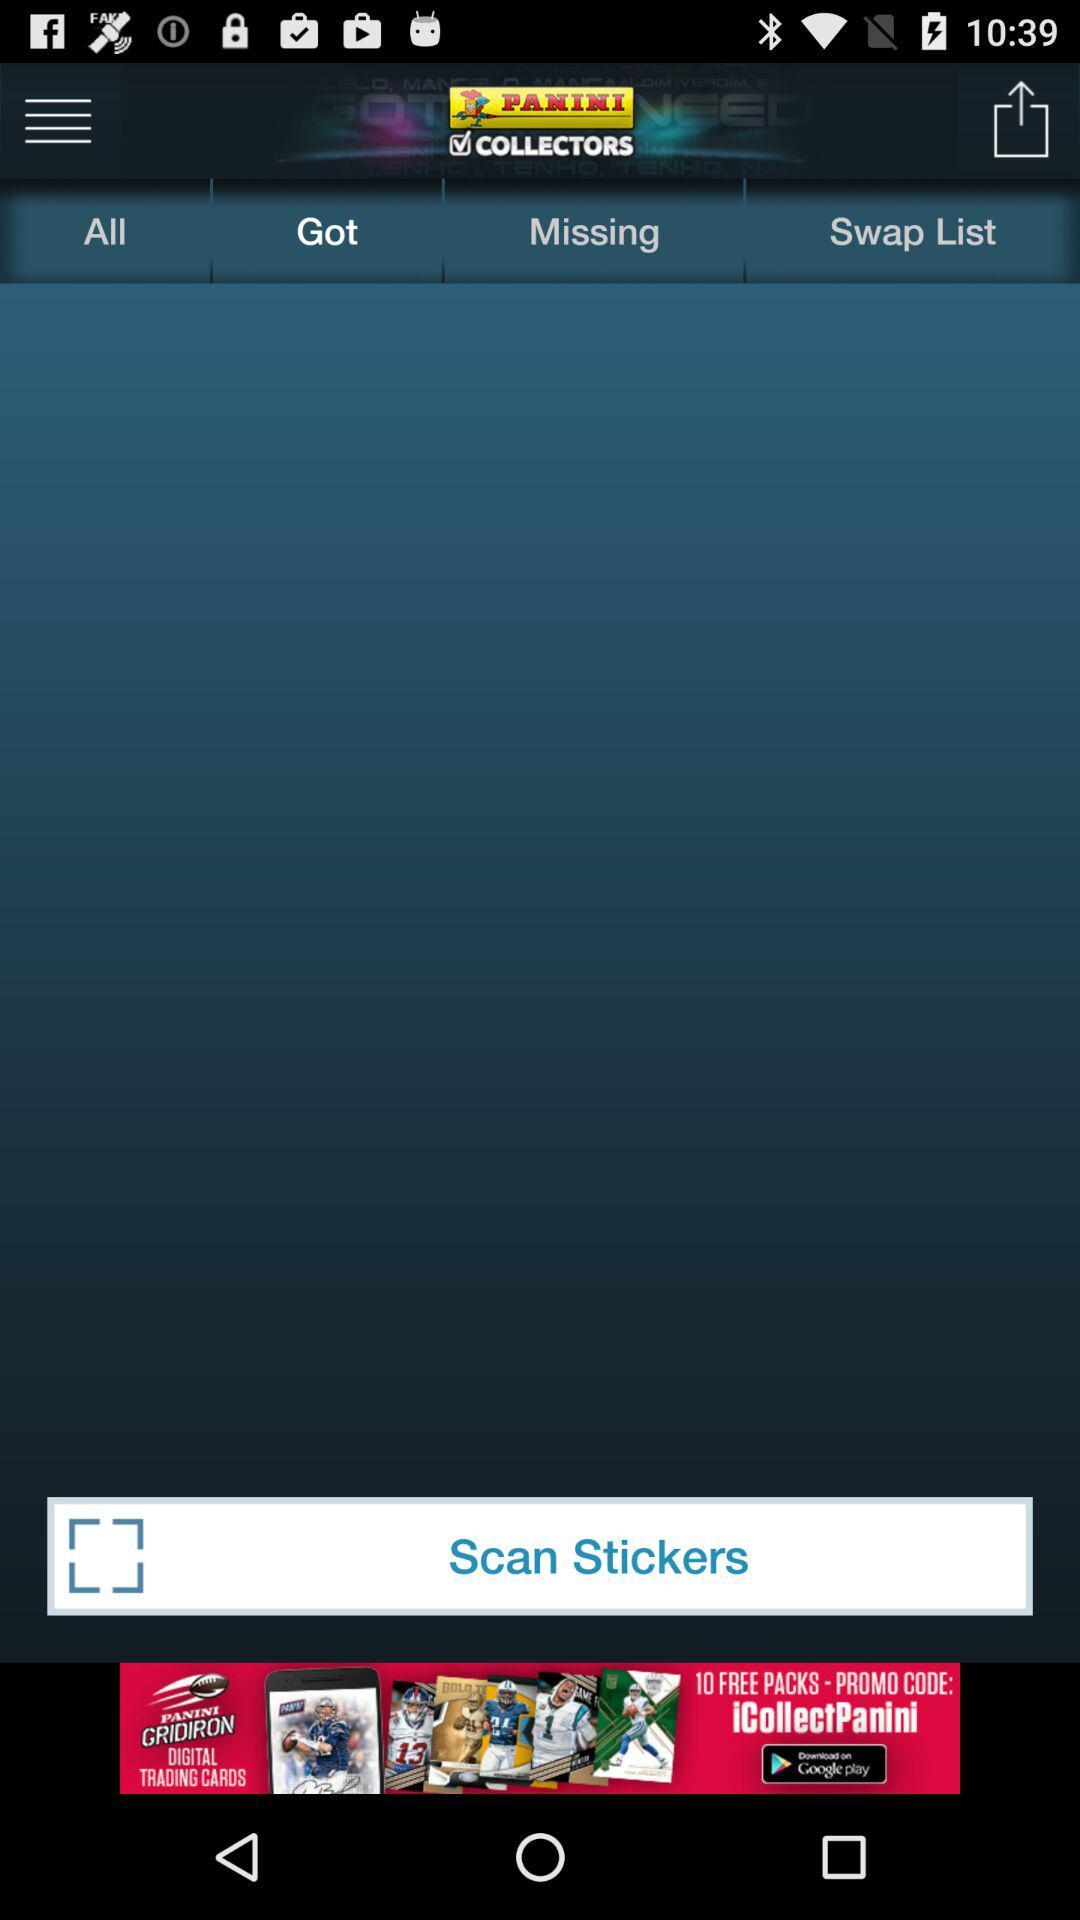 Image resolution: width=1080 pixels, height=1920 pixels. I want to click on icon above the swap list icon, so click(1021, 119).